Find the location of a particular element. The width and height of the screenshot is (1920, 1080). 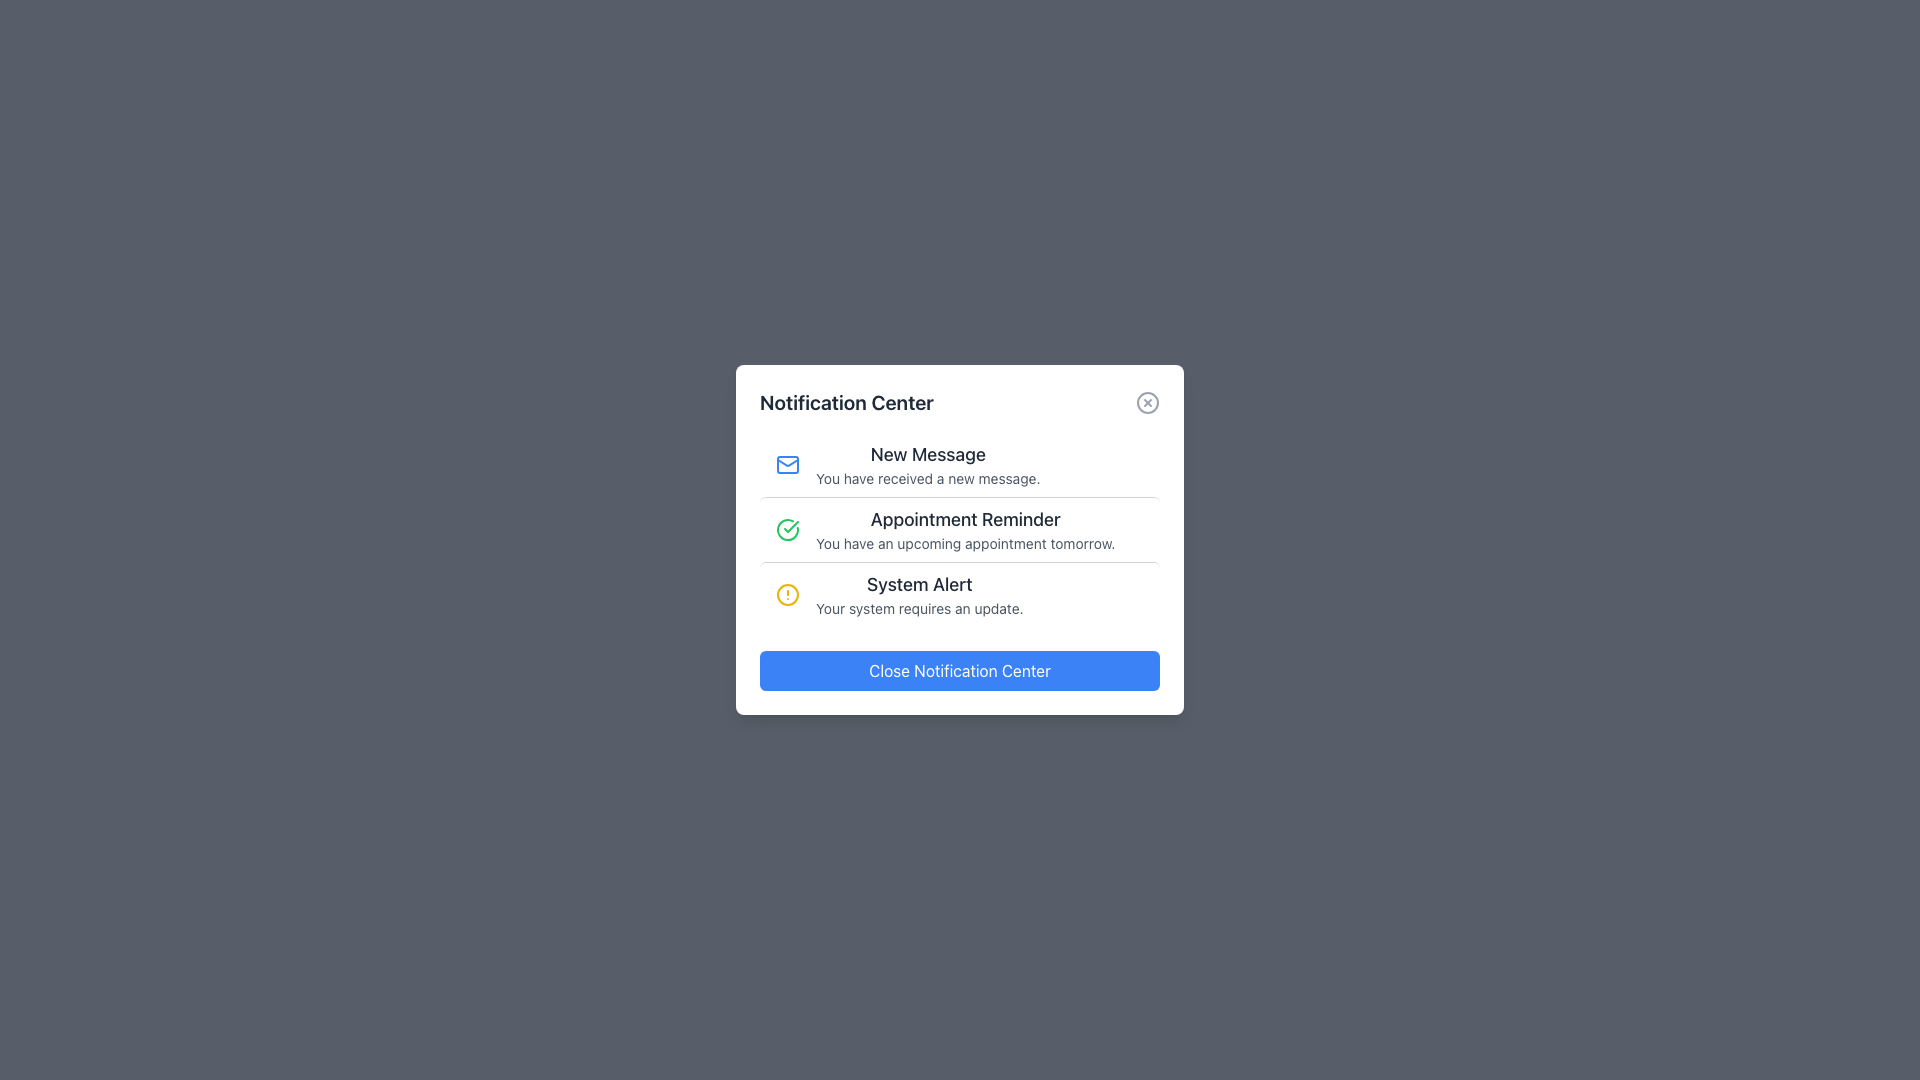

the circular icon button with a diagonal cross inside it, located in the top-right corner of the Notification Center header, next to the 'Notification Center' title is located at coordinates (1147, 402).